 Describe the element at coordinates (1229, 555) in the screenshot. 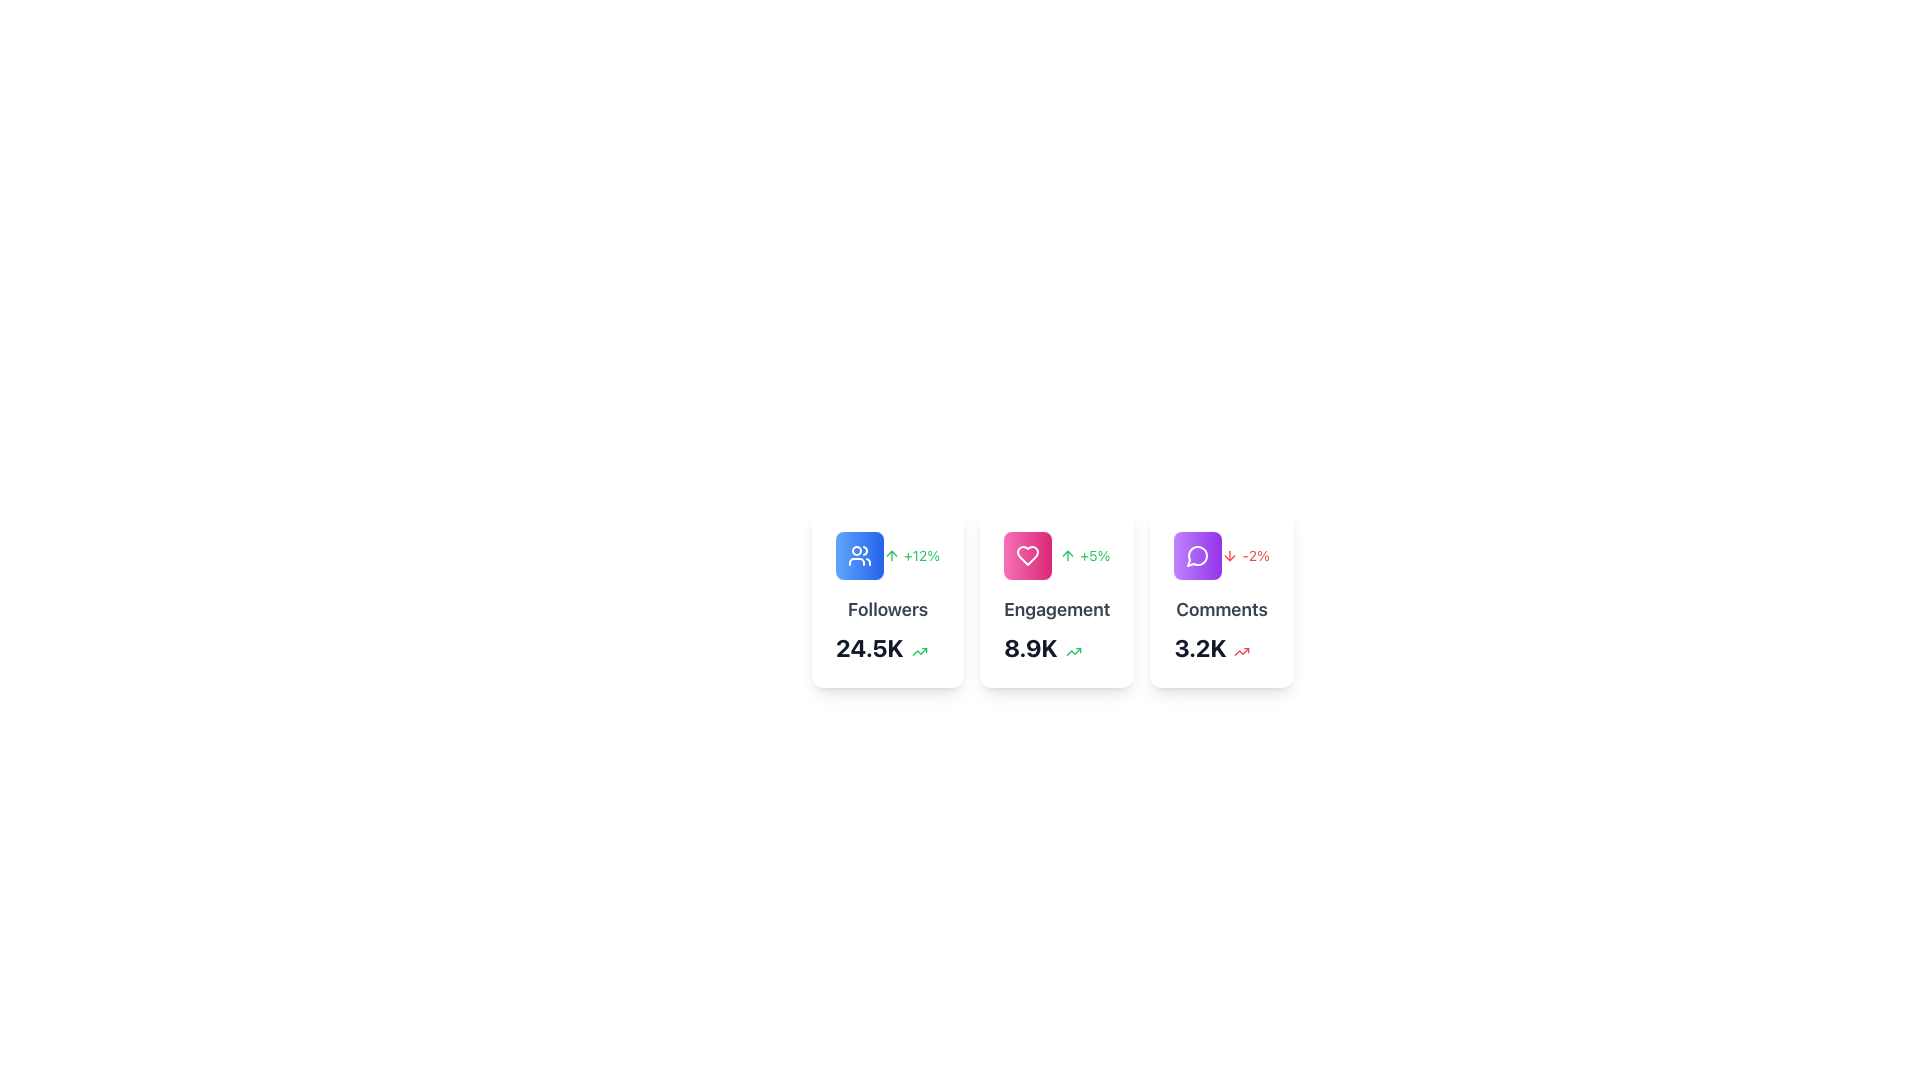

I see `the visual representation of the downward-pointing red arrow icon located immediately to the left of the '-2%' text in the top-right section of the 'Comments' card` at that location.